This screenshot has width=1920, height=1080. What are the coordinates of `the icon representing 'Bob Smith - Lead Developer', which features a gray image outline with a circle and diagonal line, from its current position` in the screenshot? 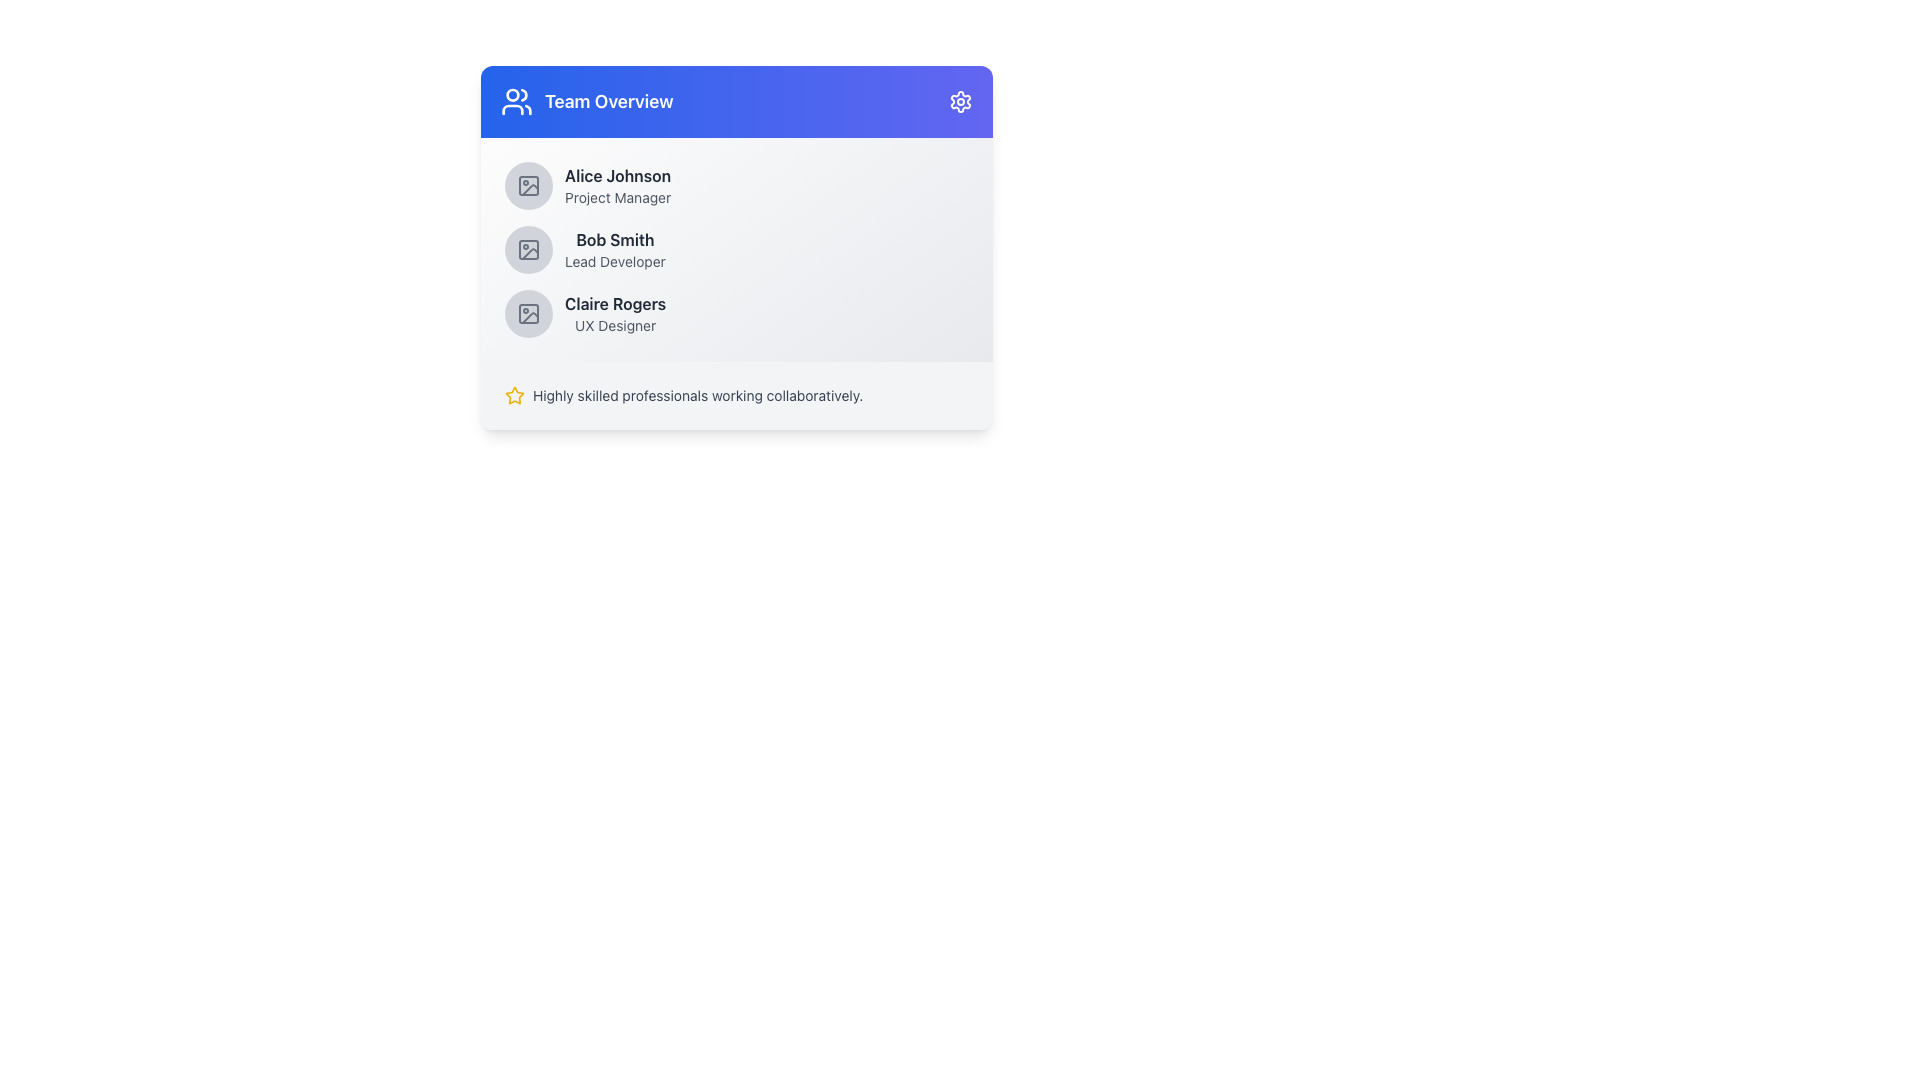 It's located at (528, 249).